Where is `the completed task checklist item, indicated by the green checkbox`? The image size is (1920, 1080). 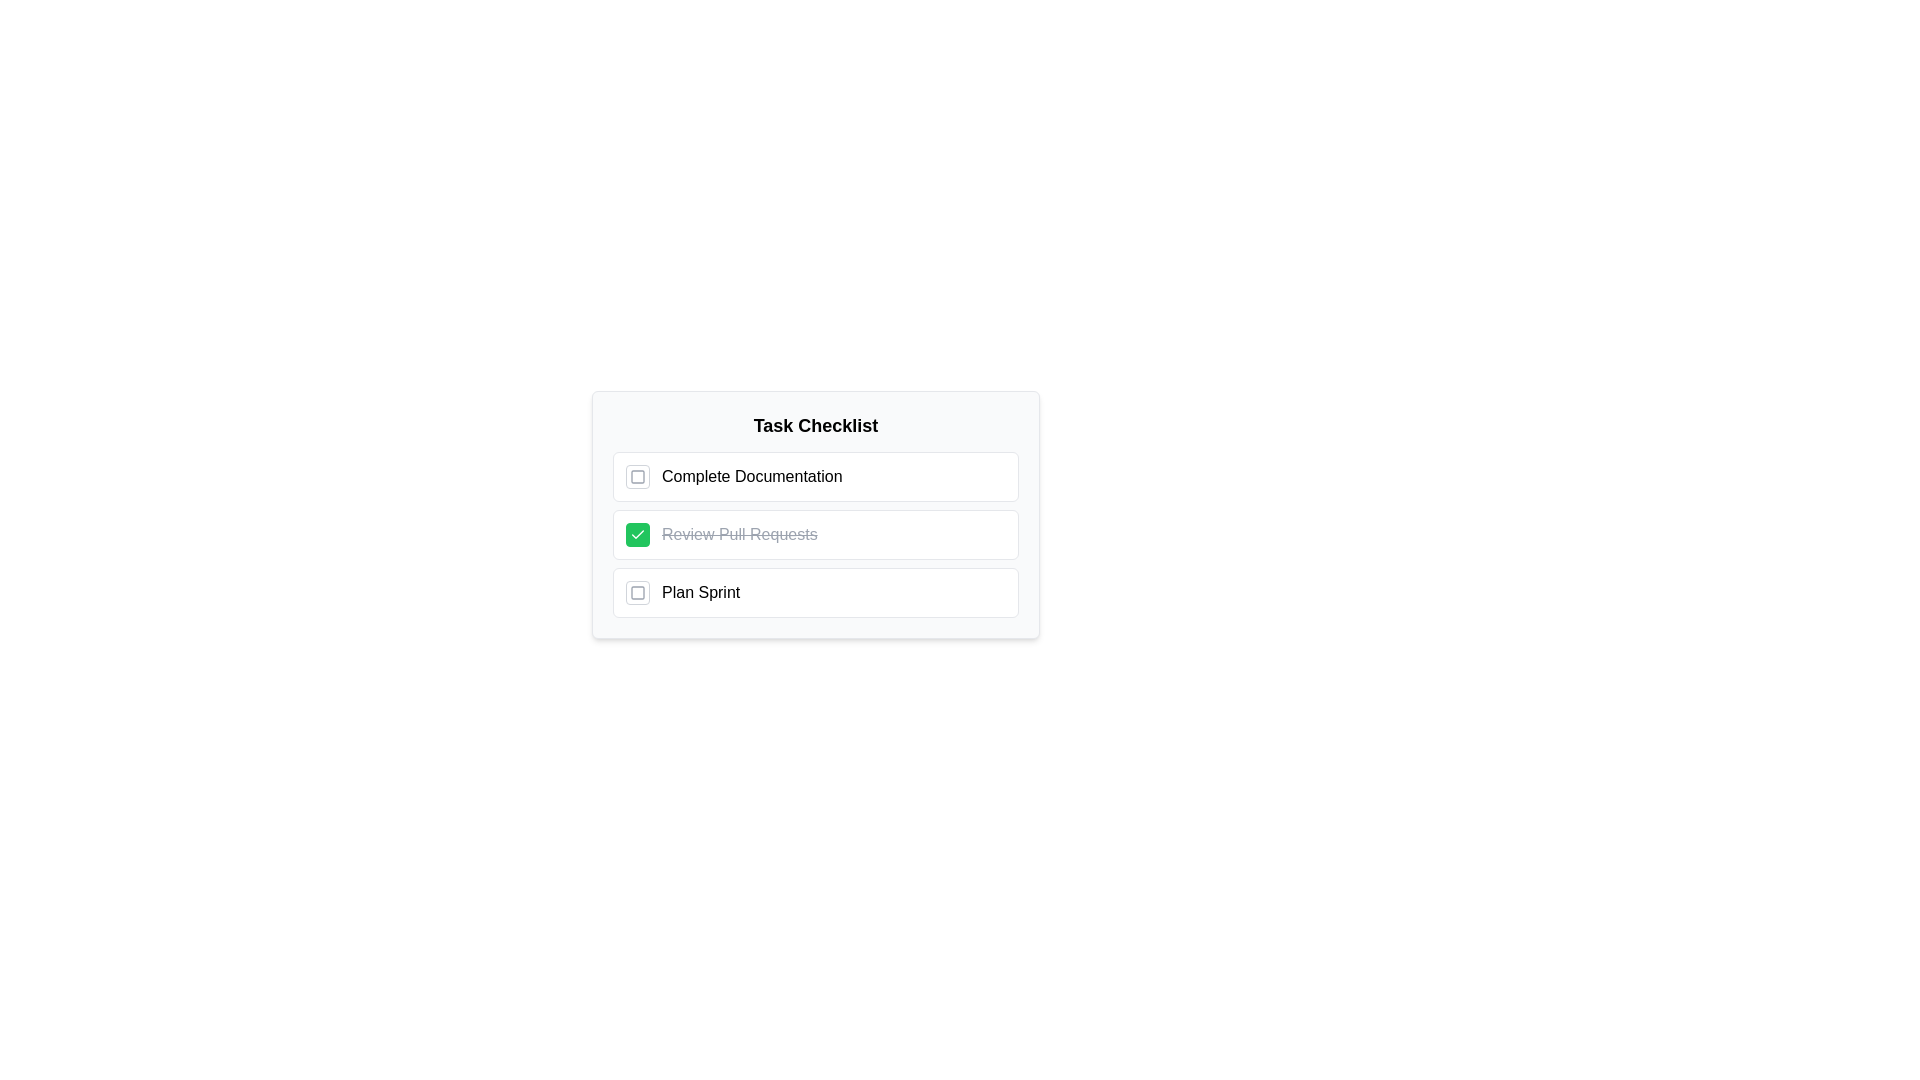
the completed task checklist item, indicated by the green checkbox is located at coordinates (816, 514).